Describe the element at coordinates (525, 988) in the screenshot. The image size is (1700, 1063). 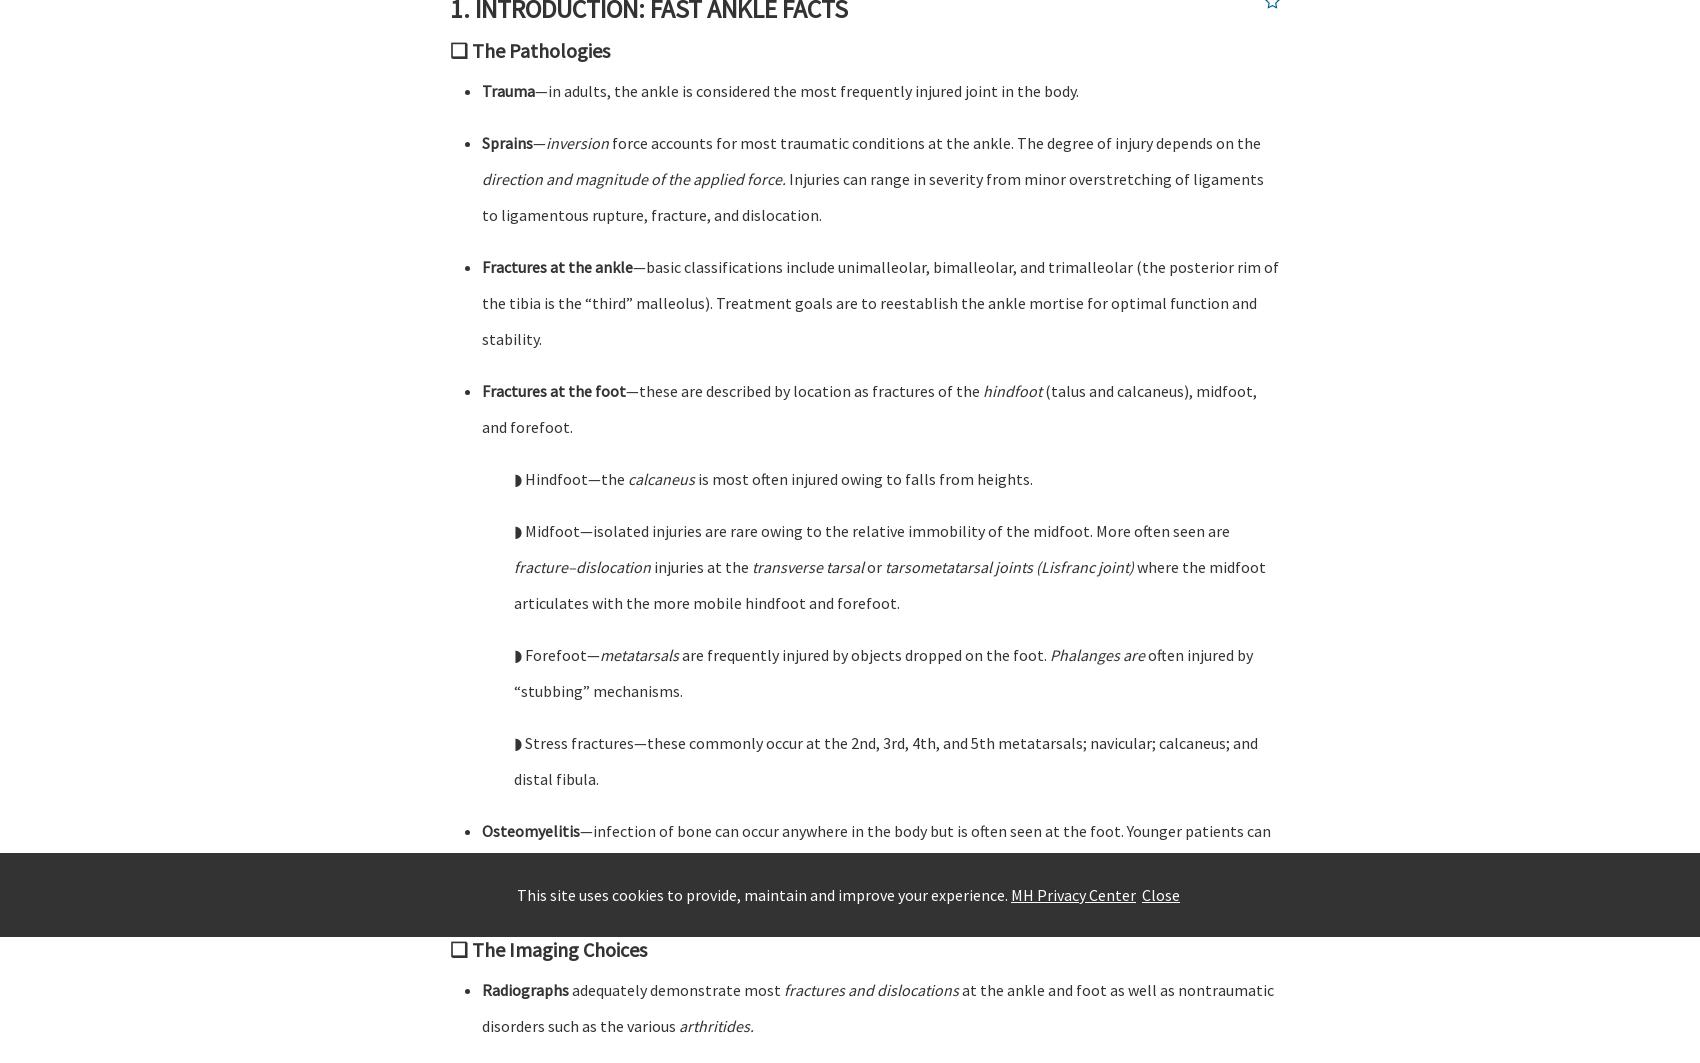
I see `'Radiographs'` at that location.